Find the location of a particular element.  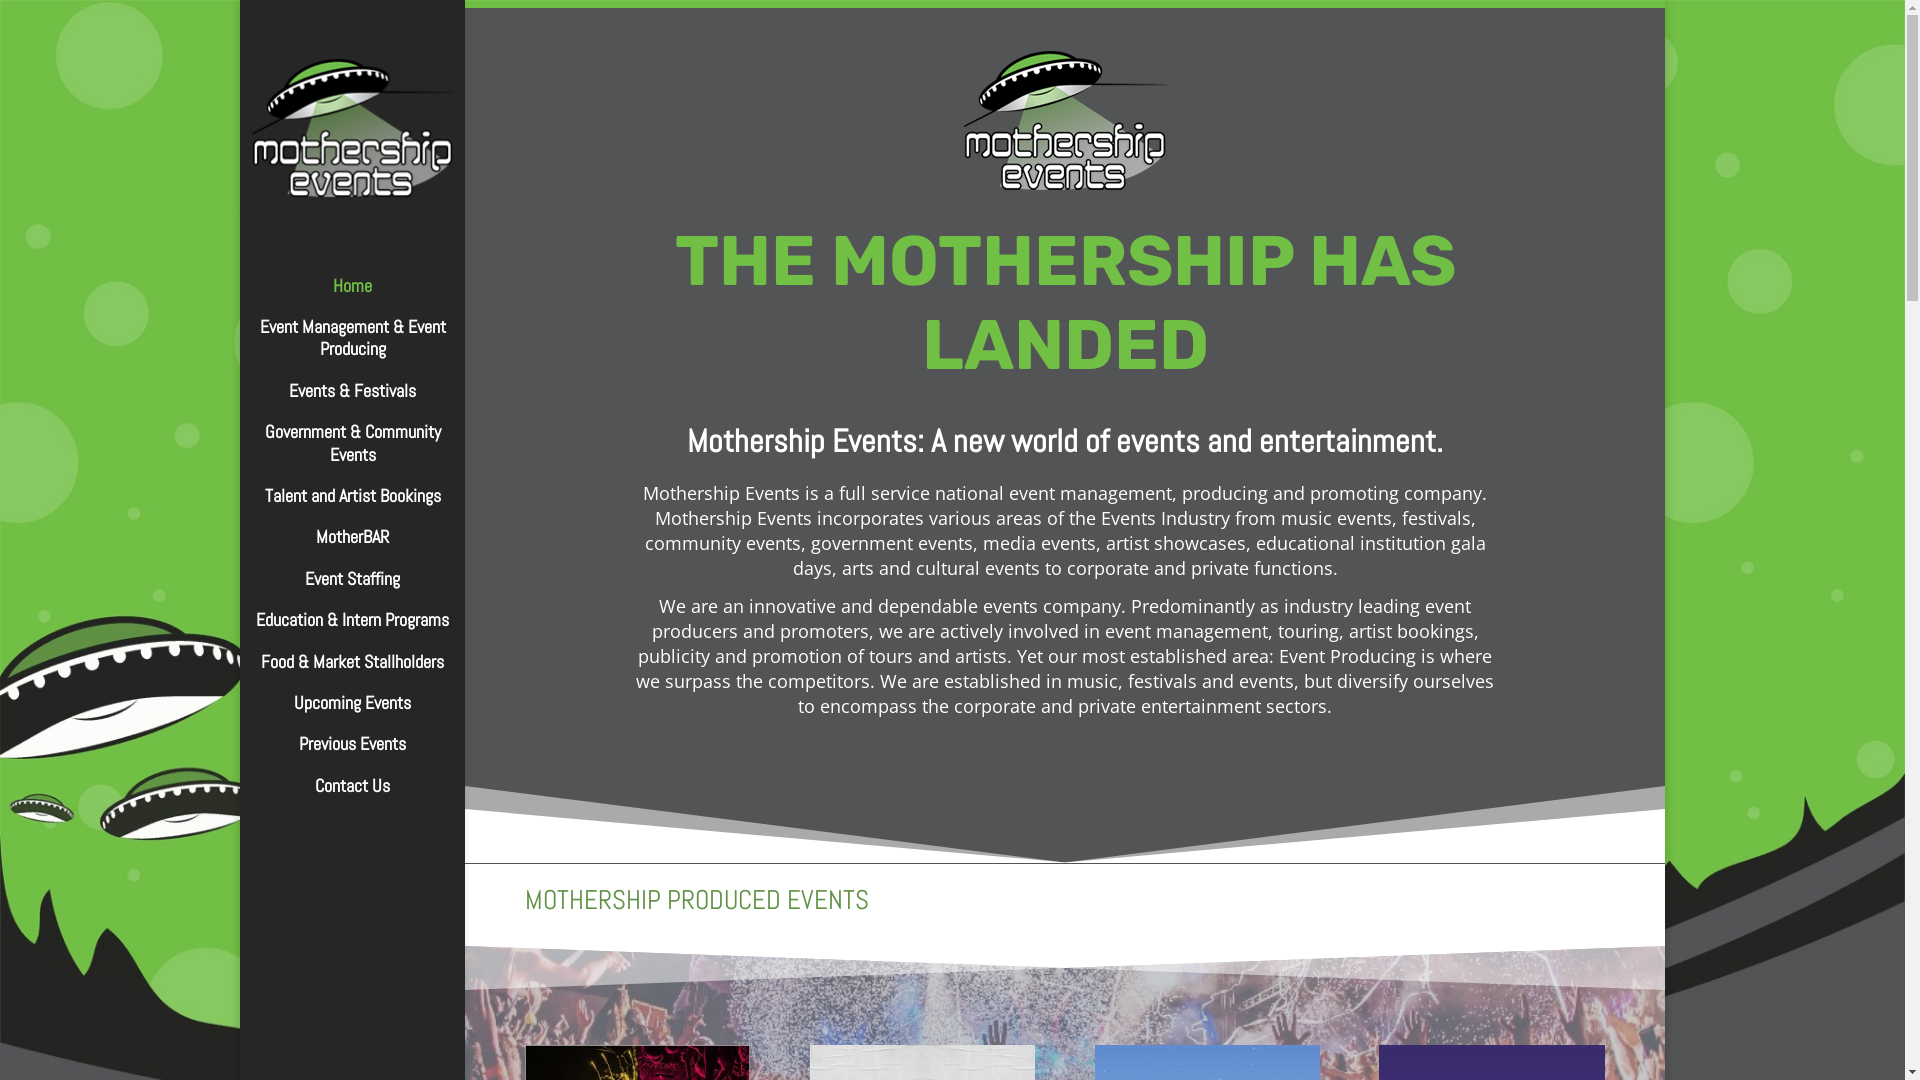

'Government & Community Events' is located at coordinates (372, 452).